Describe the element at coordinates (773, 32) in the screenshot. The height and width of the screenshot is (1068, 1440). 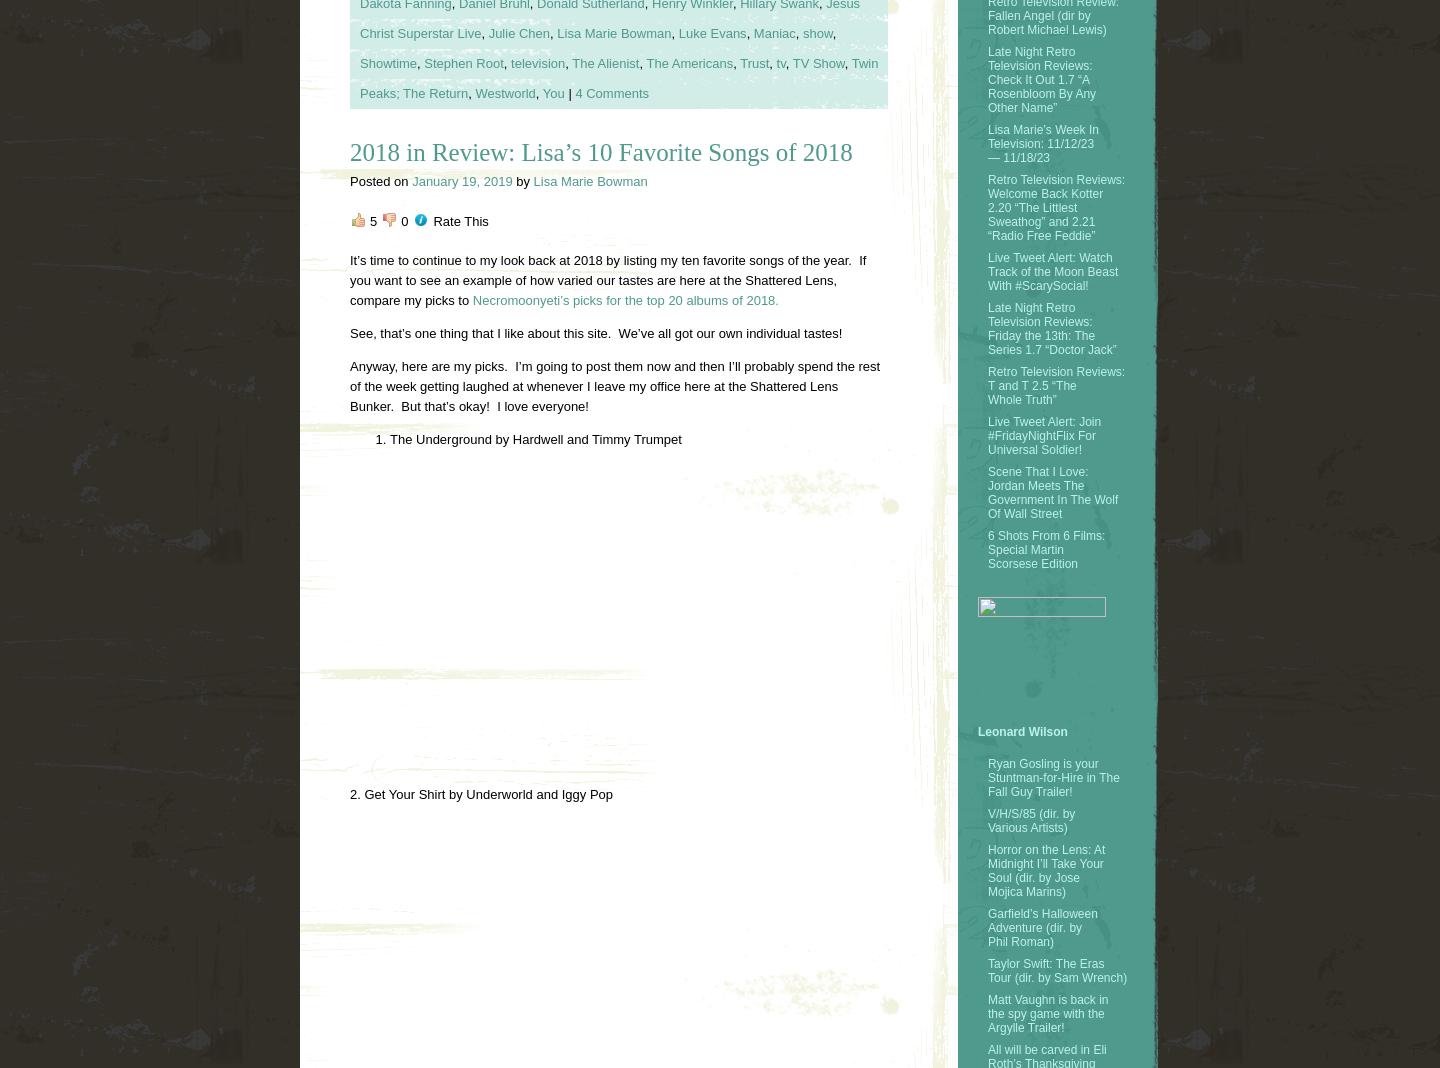
I see `'Maniac'` at that location.